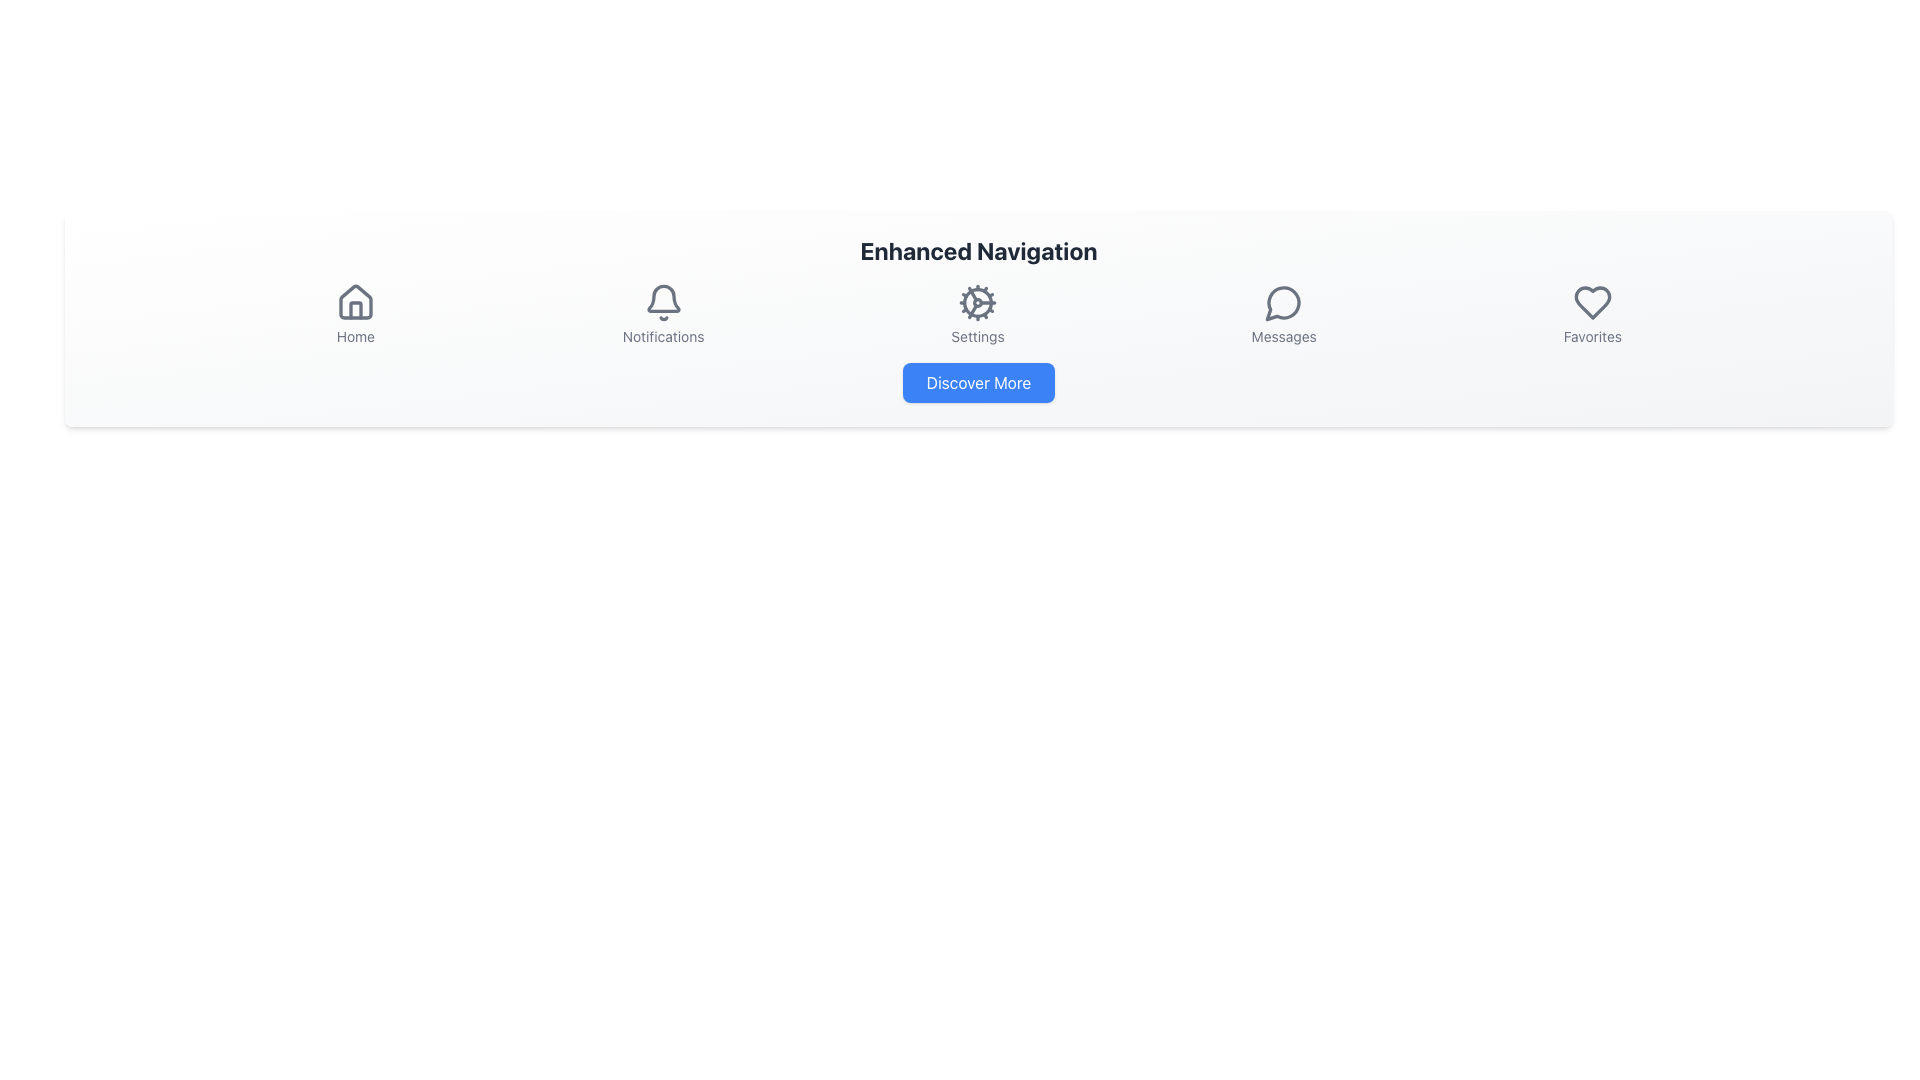 Image resolution: width=1920 pixels, height=1080 pixels. What do you see at coordinates (978, 315) in the screenshot?
I see `the 'Settings' button in the navigation bar to observe the styling changes of the cogwheel icon and text label` at bounding box center [978, 315].